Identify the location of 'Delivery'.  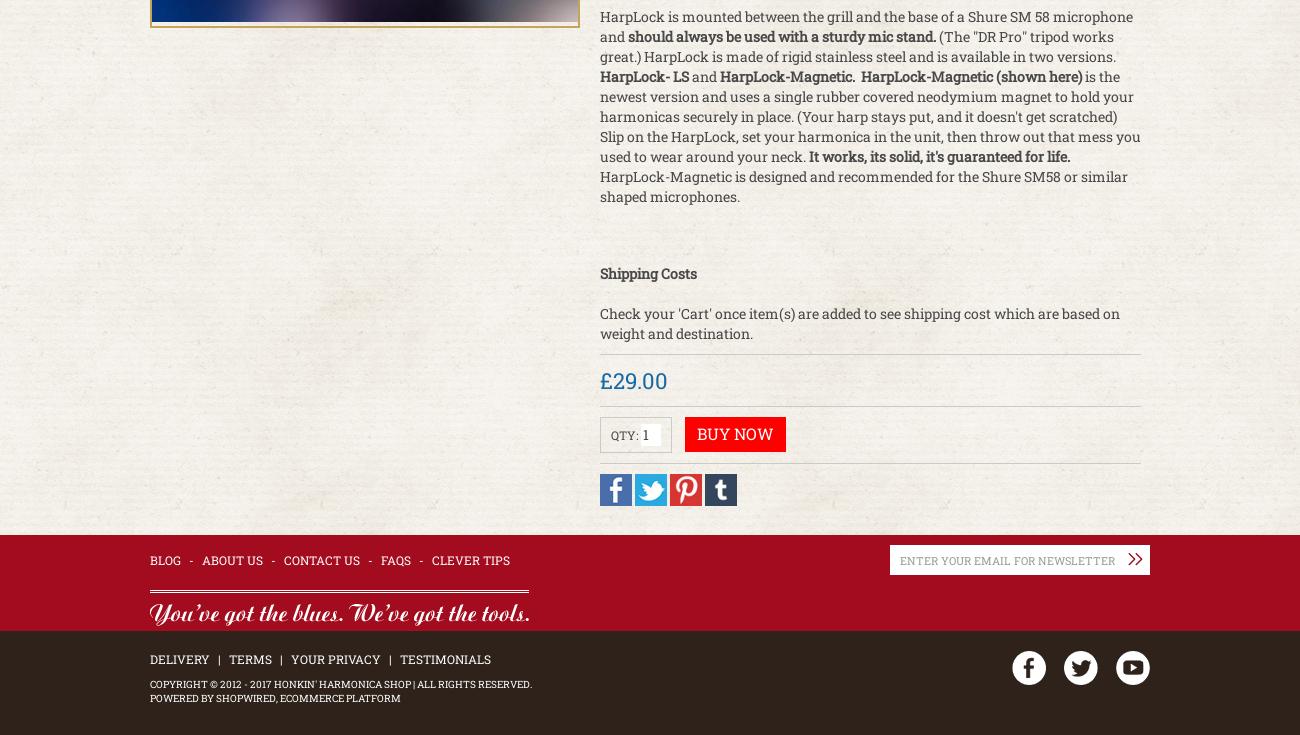
(180, 656).